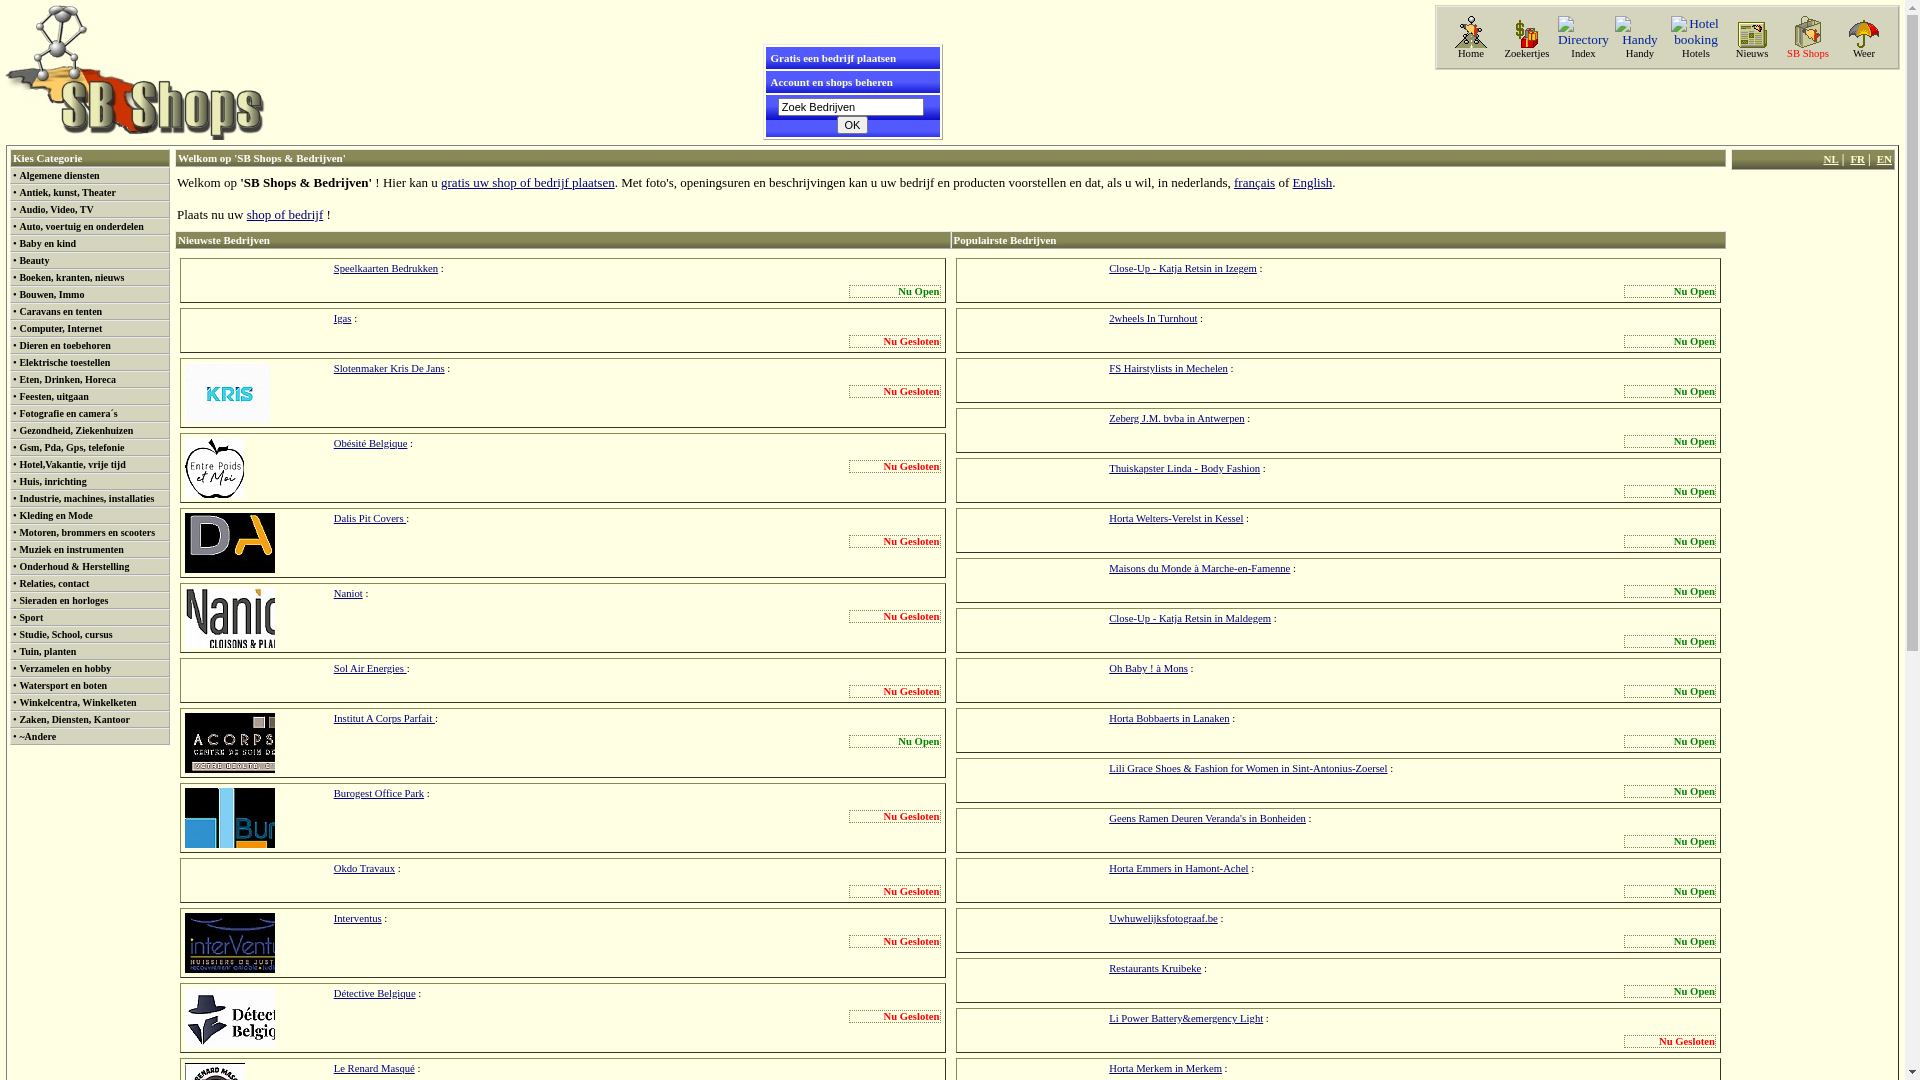 This screenshot has width=1920, height=1080. What do you see at coordinates (19, 446) in the screenshot?
I see `'Gsm, Pda, Gps, telefonie'` at bounding box center [19, 446].